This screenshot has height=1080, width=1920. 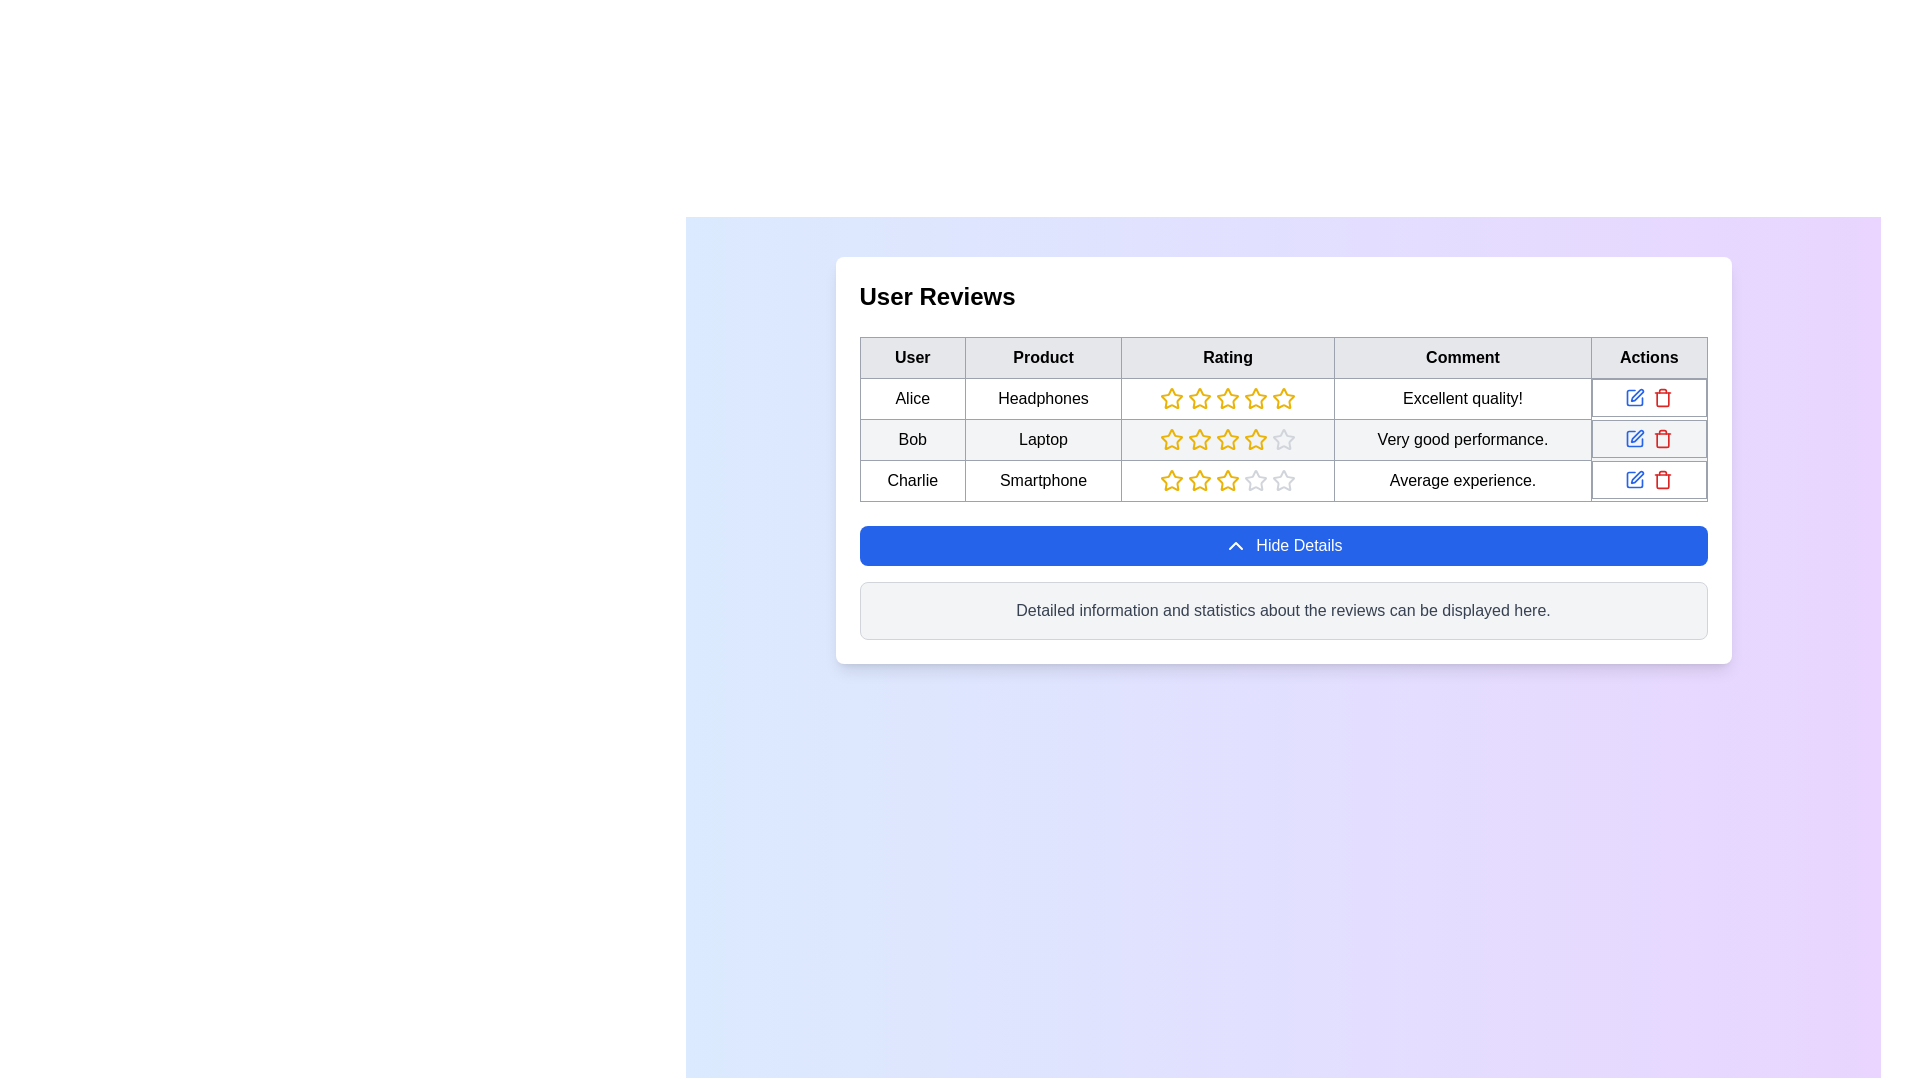 What do you see at coordinates (1649, 357) in the screenshot?
I see `the header cell labeled 'Actions' in the table, which is visually distinct with padding and a border, located at the far right of the row` at bounding box center [1649, 357].